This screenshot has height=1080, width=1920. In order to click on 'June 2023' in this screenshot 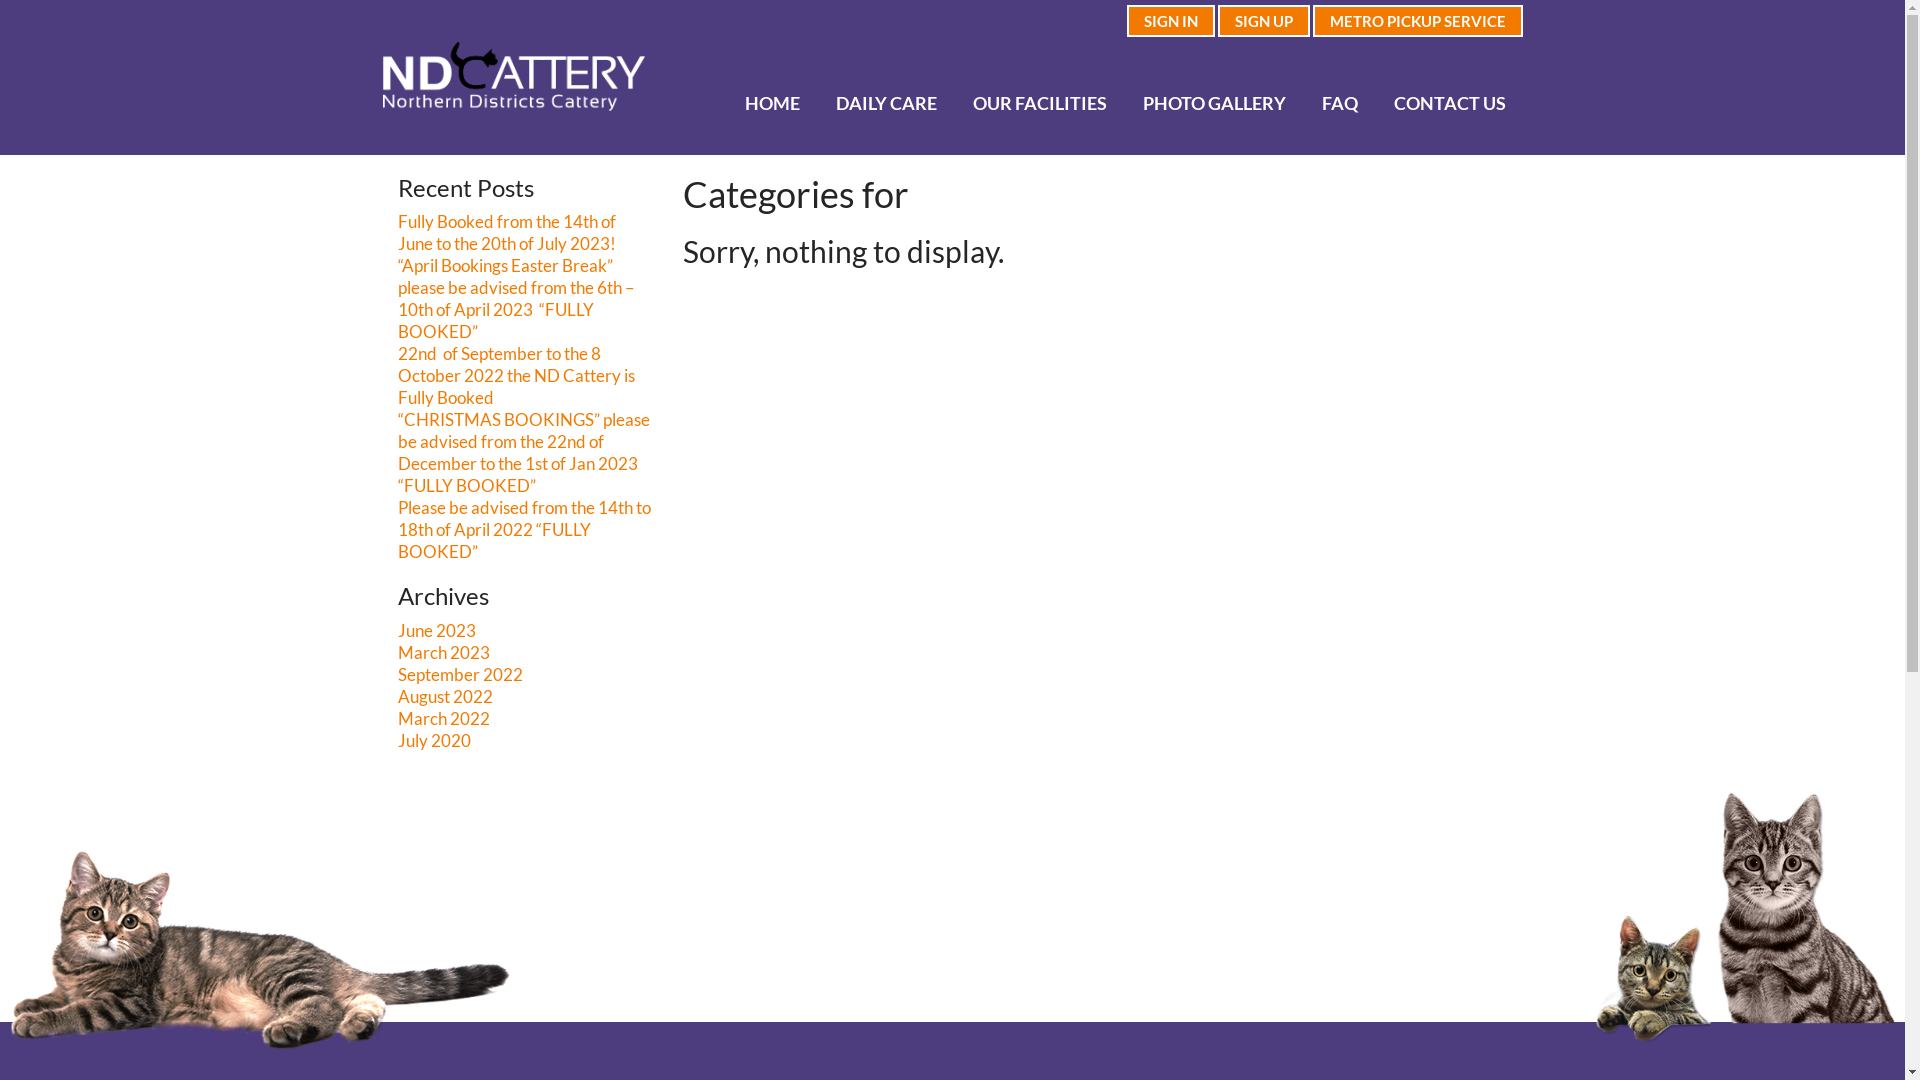, I will do `click(435, 631)`.